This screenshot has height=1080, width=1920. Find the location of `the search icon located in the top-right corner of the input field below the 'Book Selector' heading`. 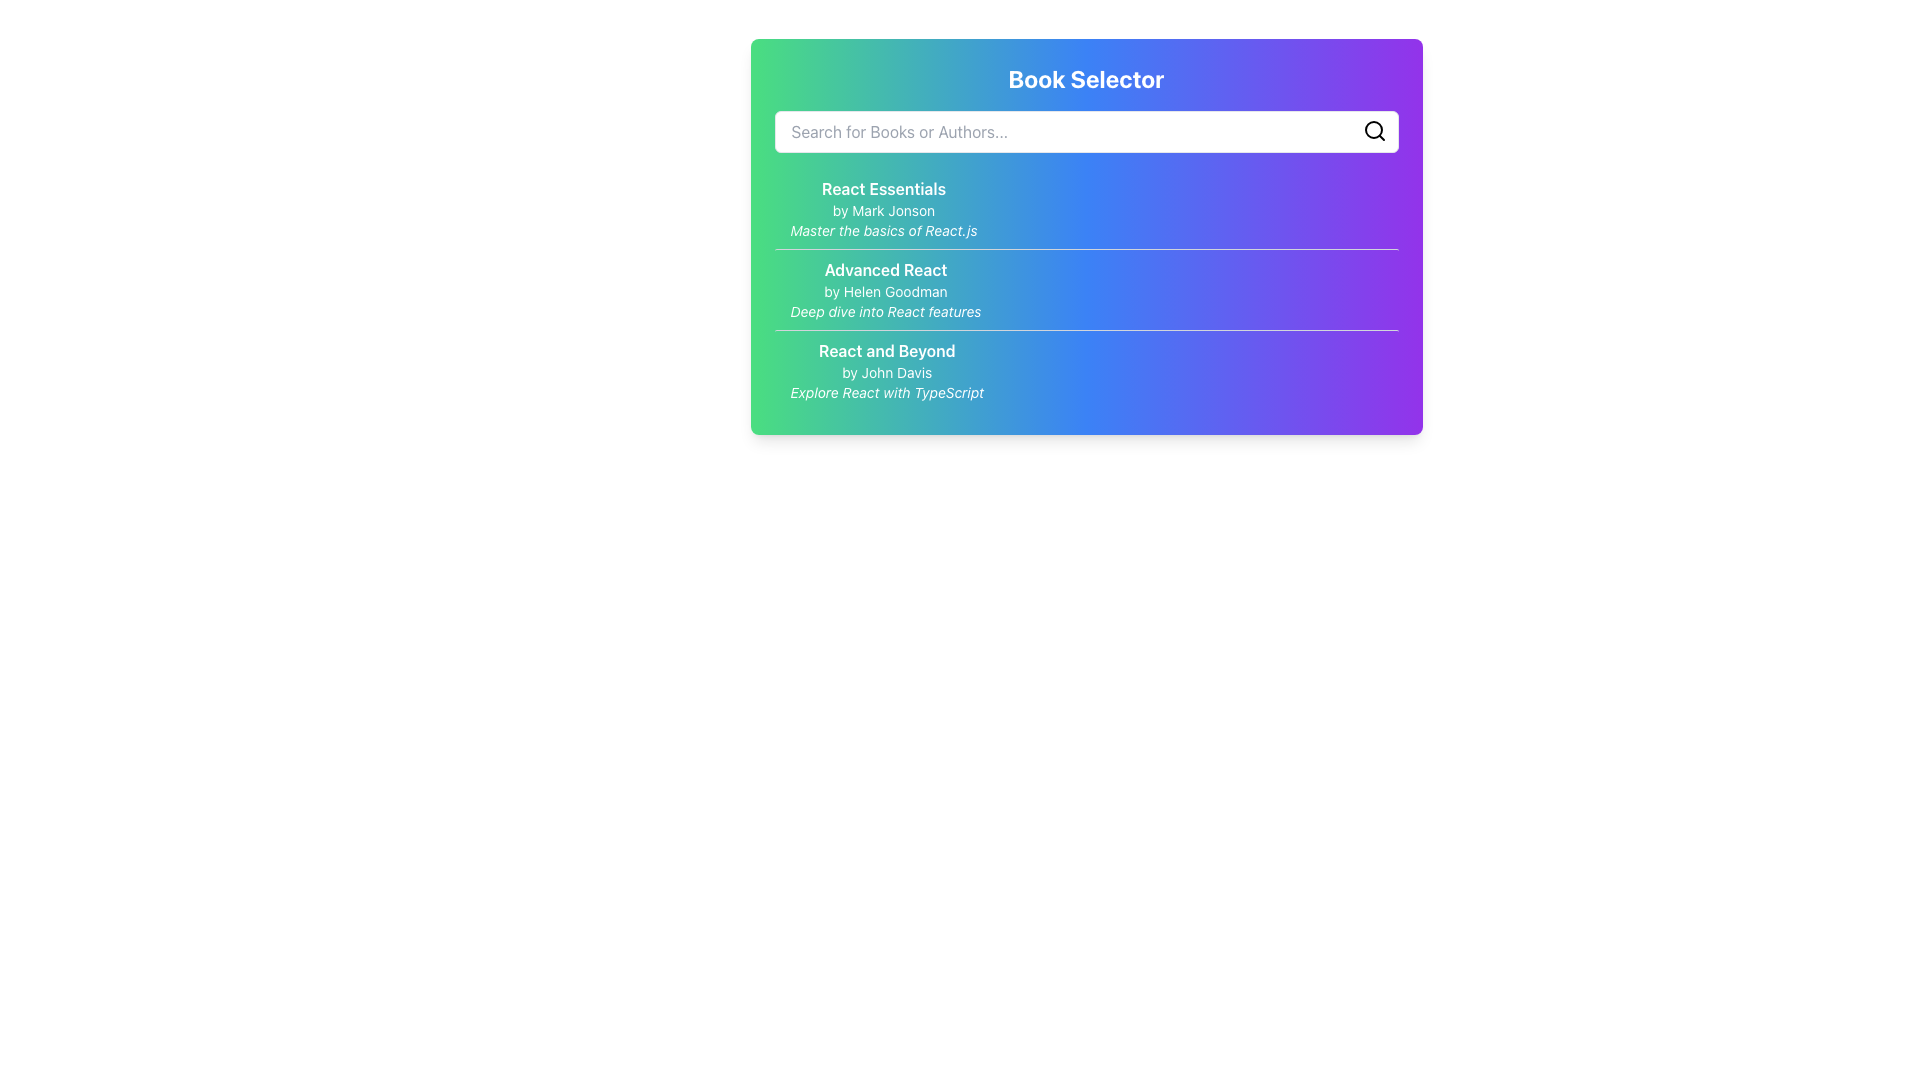

the search icon located in the top-right corner of the input field below the 'Book Selector' heading is located at coordinates (1373, 131).